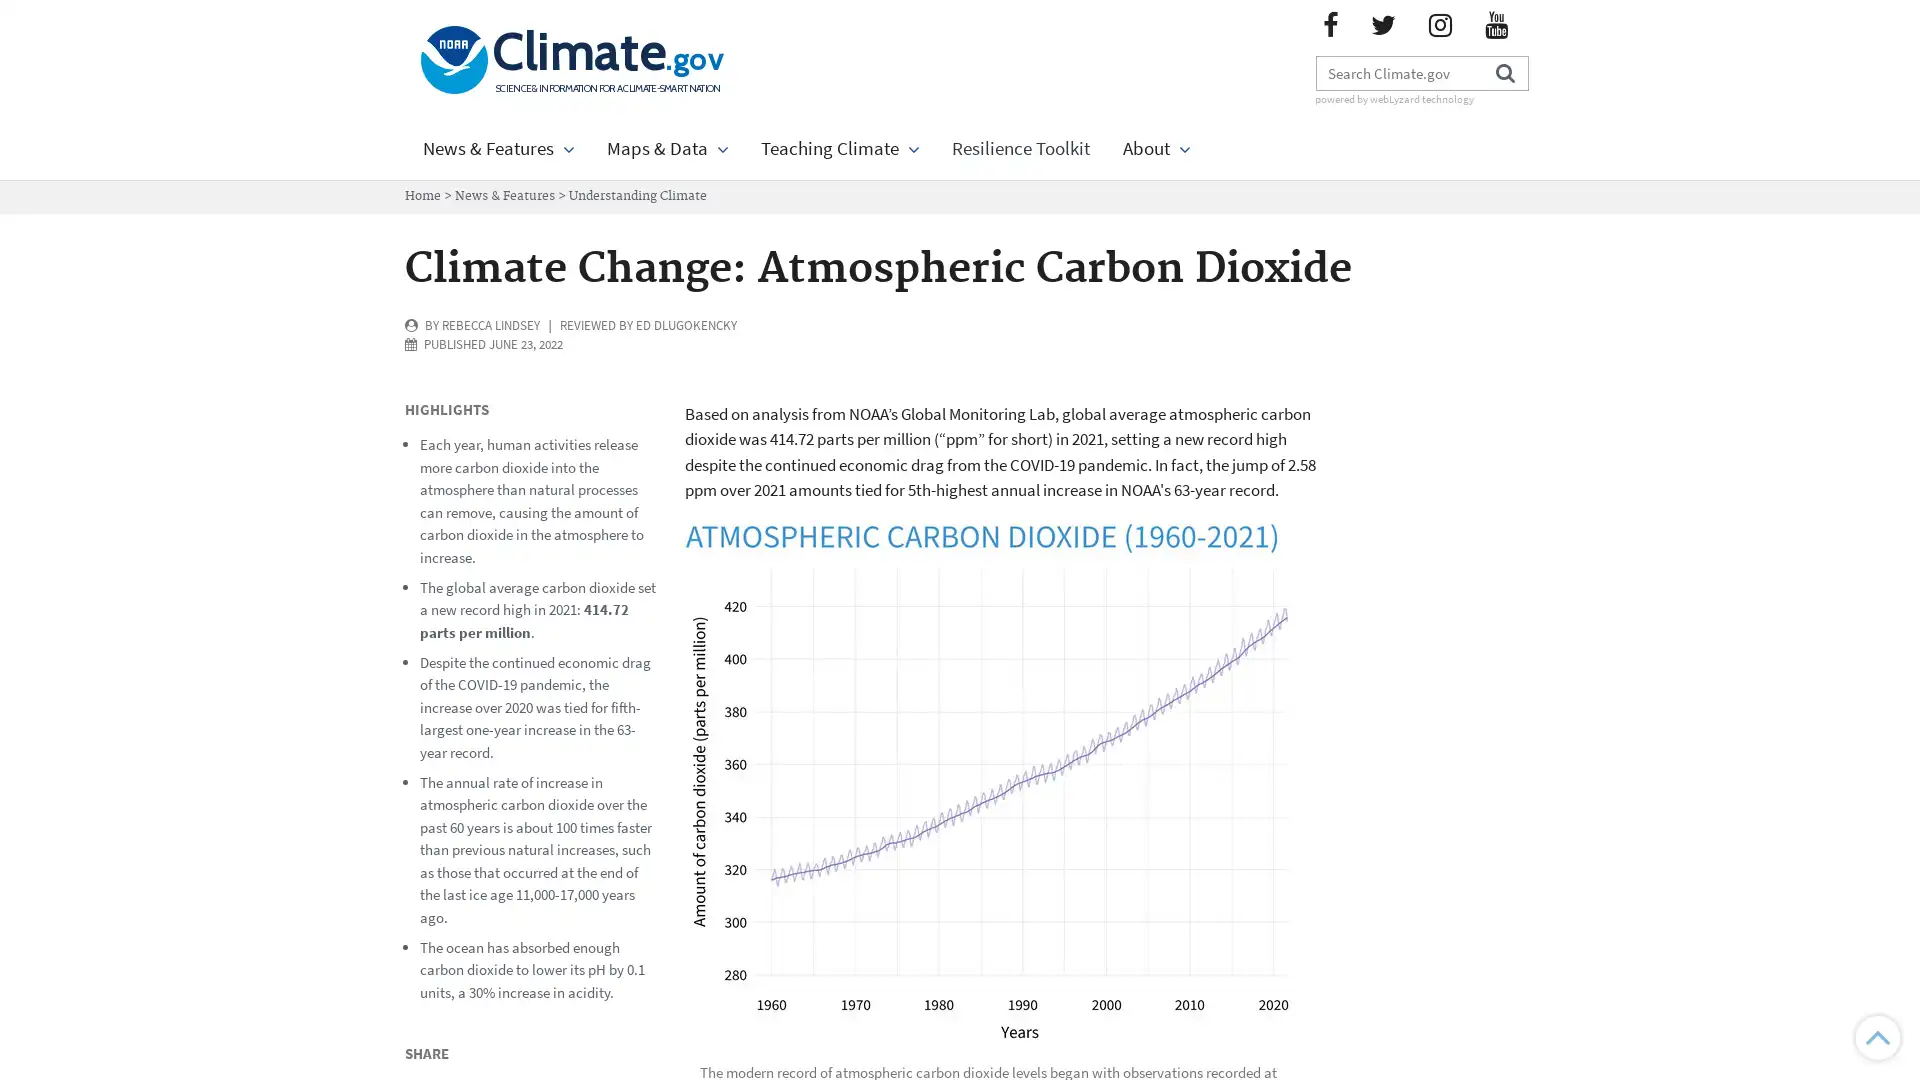 This screenshot has width=1920, height=1080. Describe the element at coordinates (667, 146) in the screenshot. I see `Maps & Data` at that location.